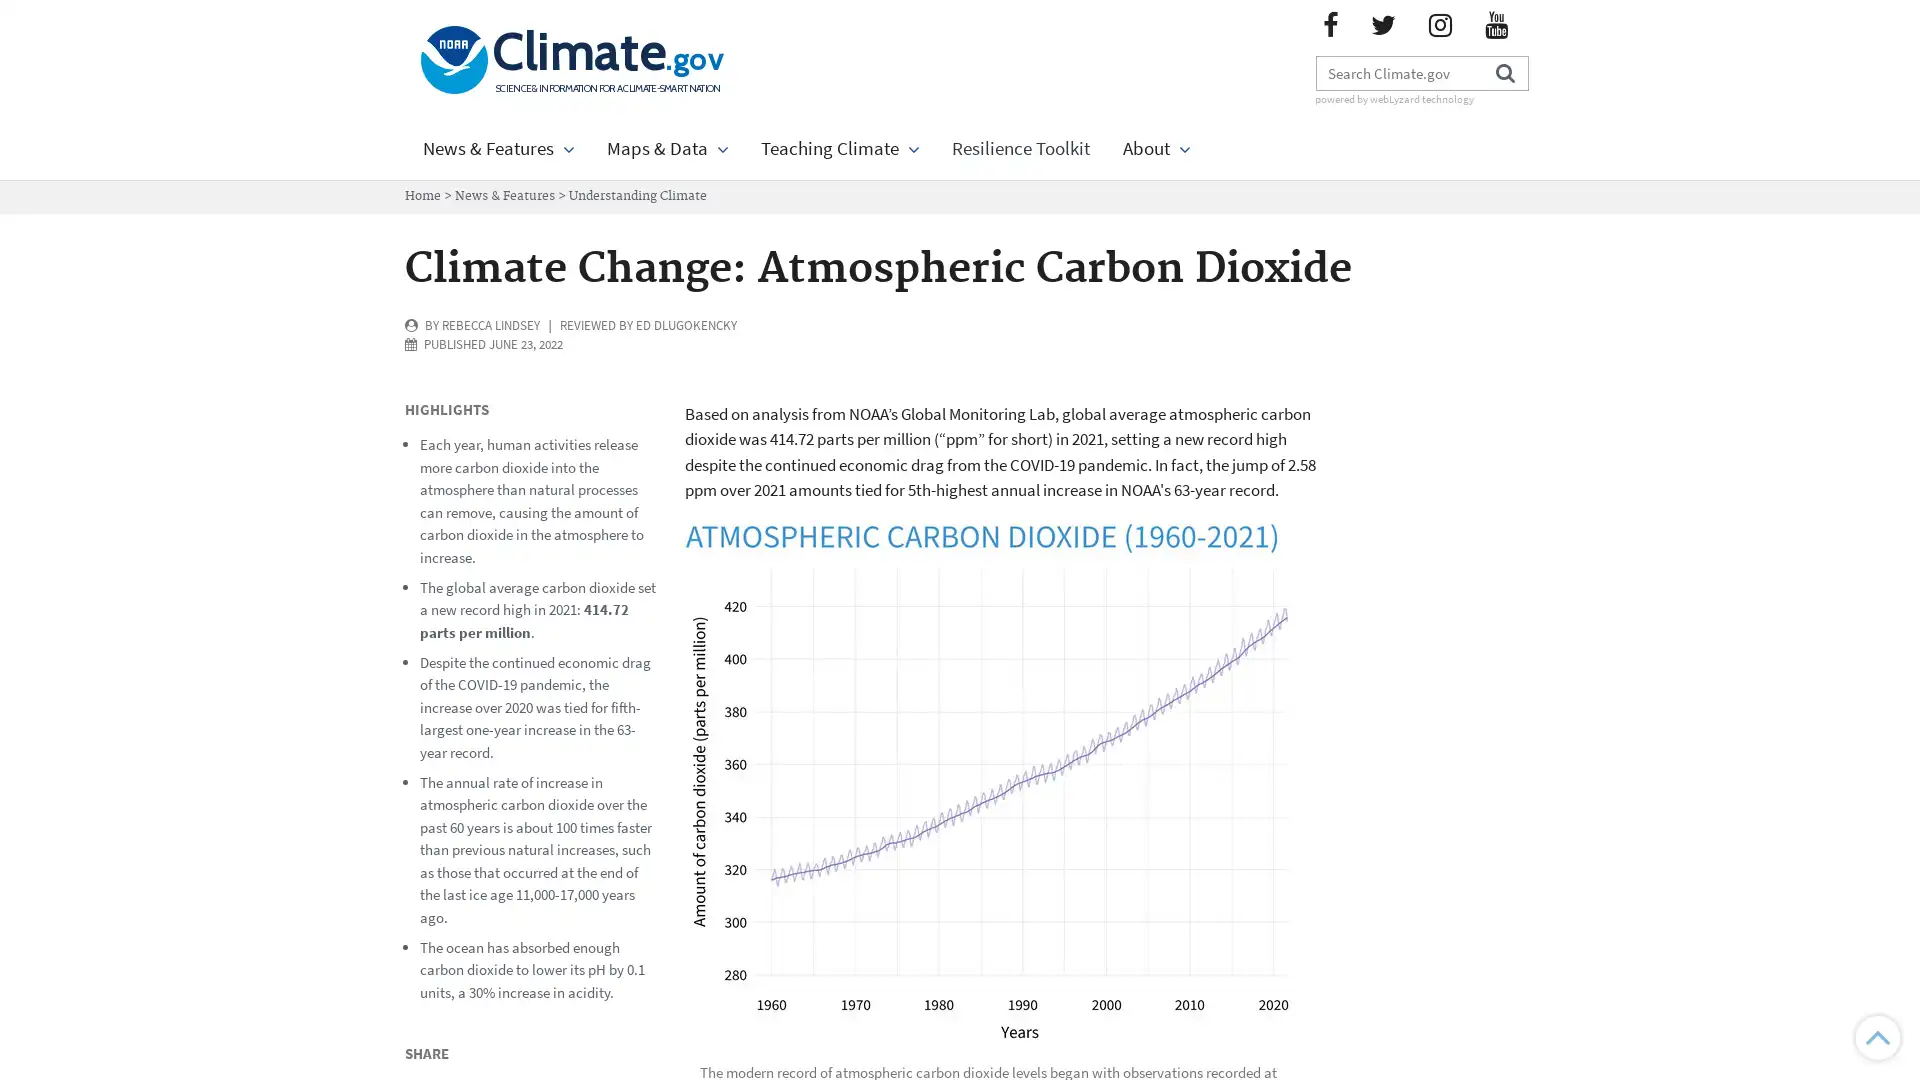 This screenshot has width=1920, height=1080. Describe the element at coordinates (667, 146) in the screenshot. I see `Maps & Data` at that location.